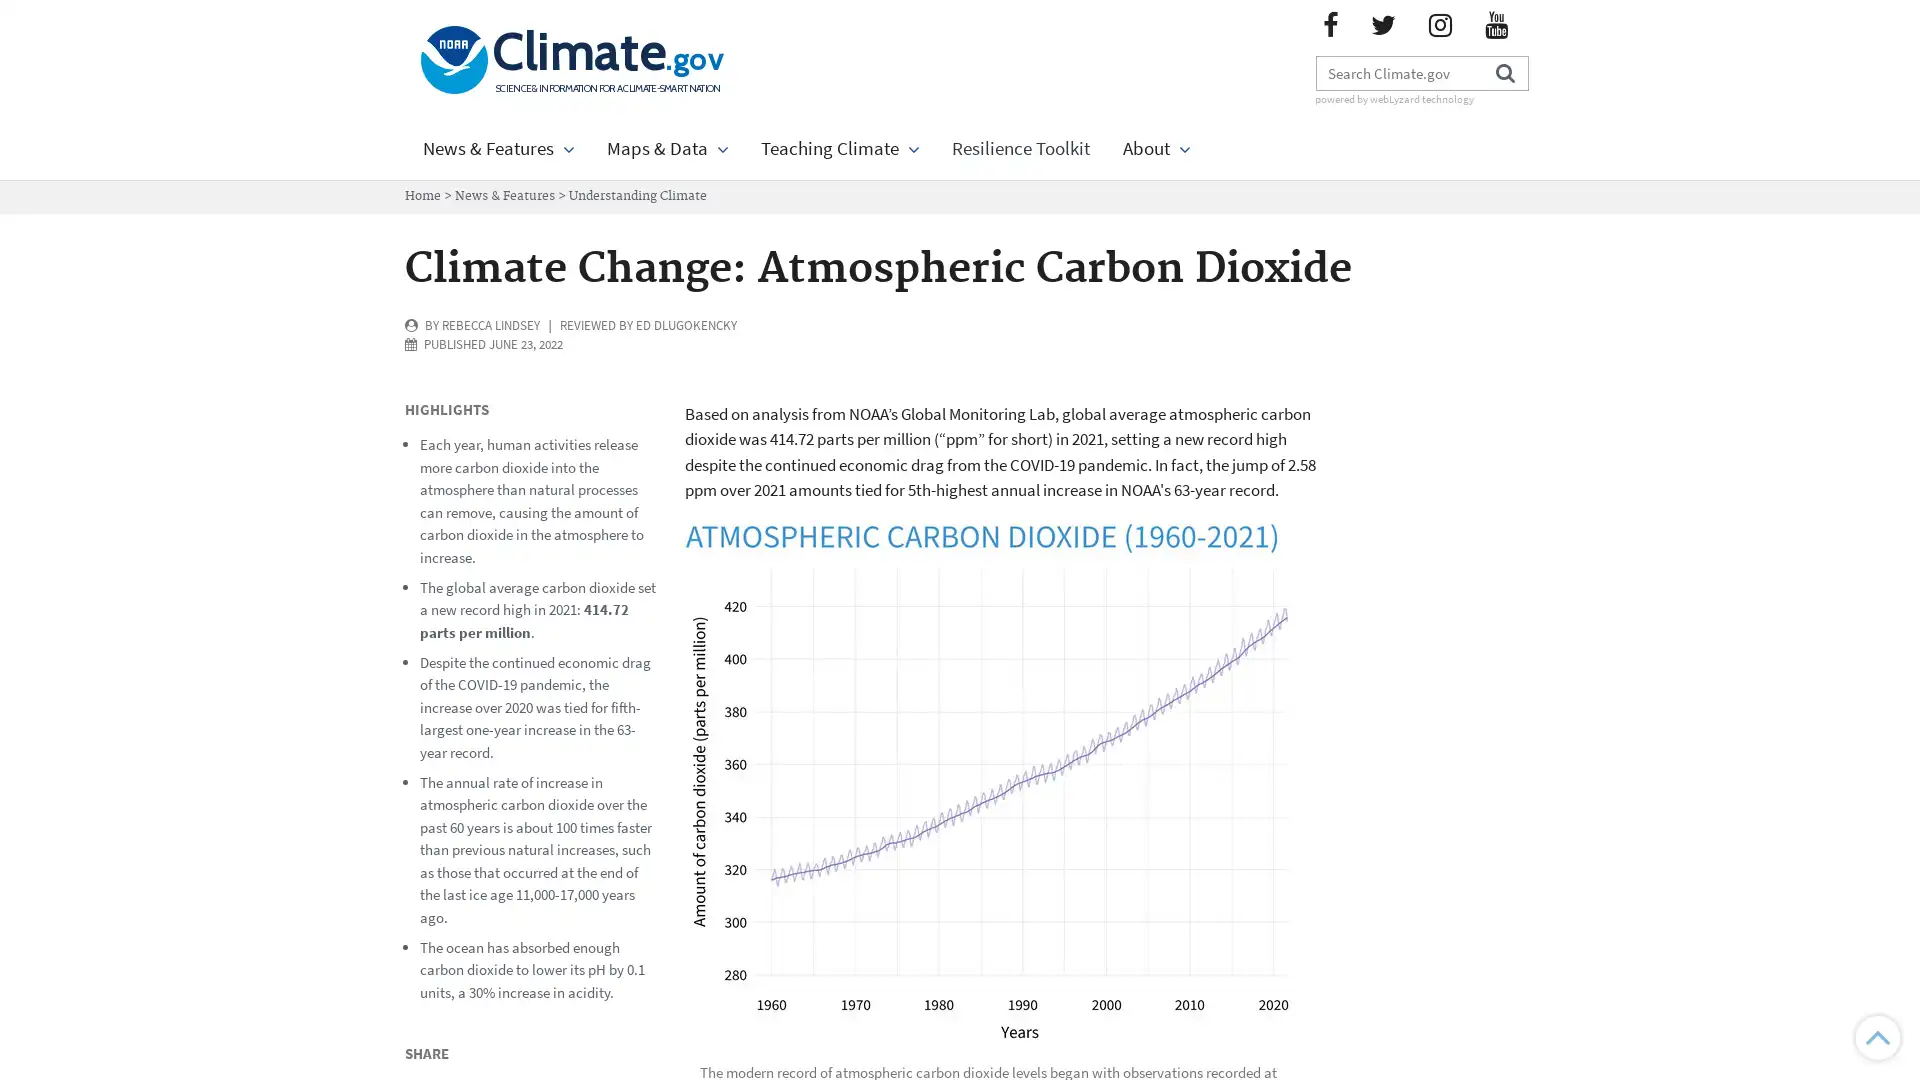 This screenshot has width=1920, height=1080. Describe the element at coordinates (667, 146) in the screenshot. I see `Maps & Data` at that location.